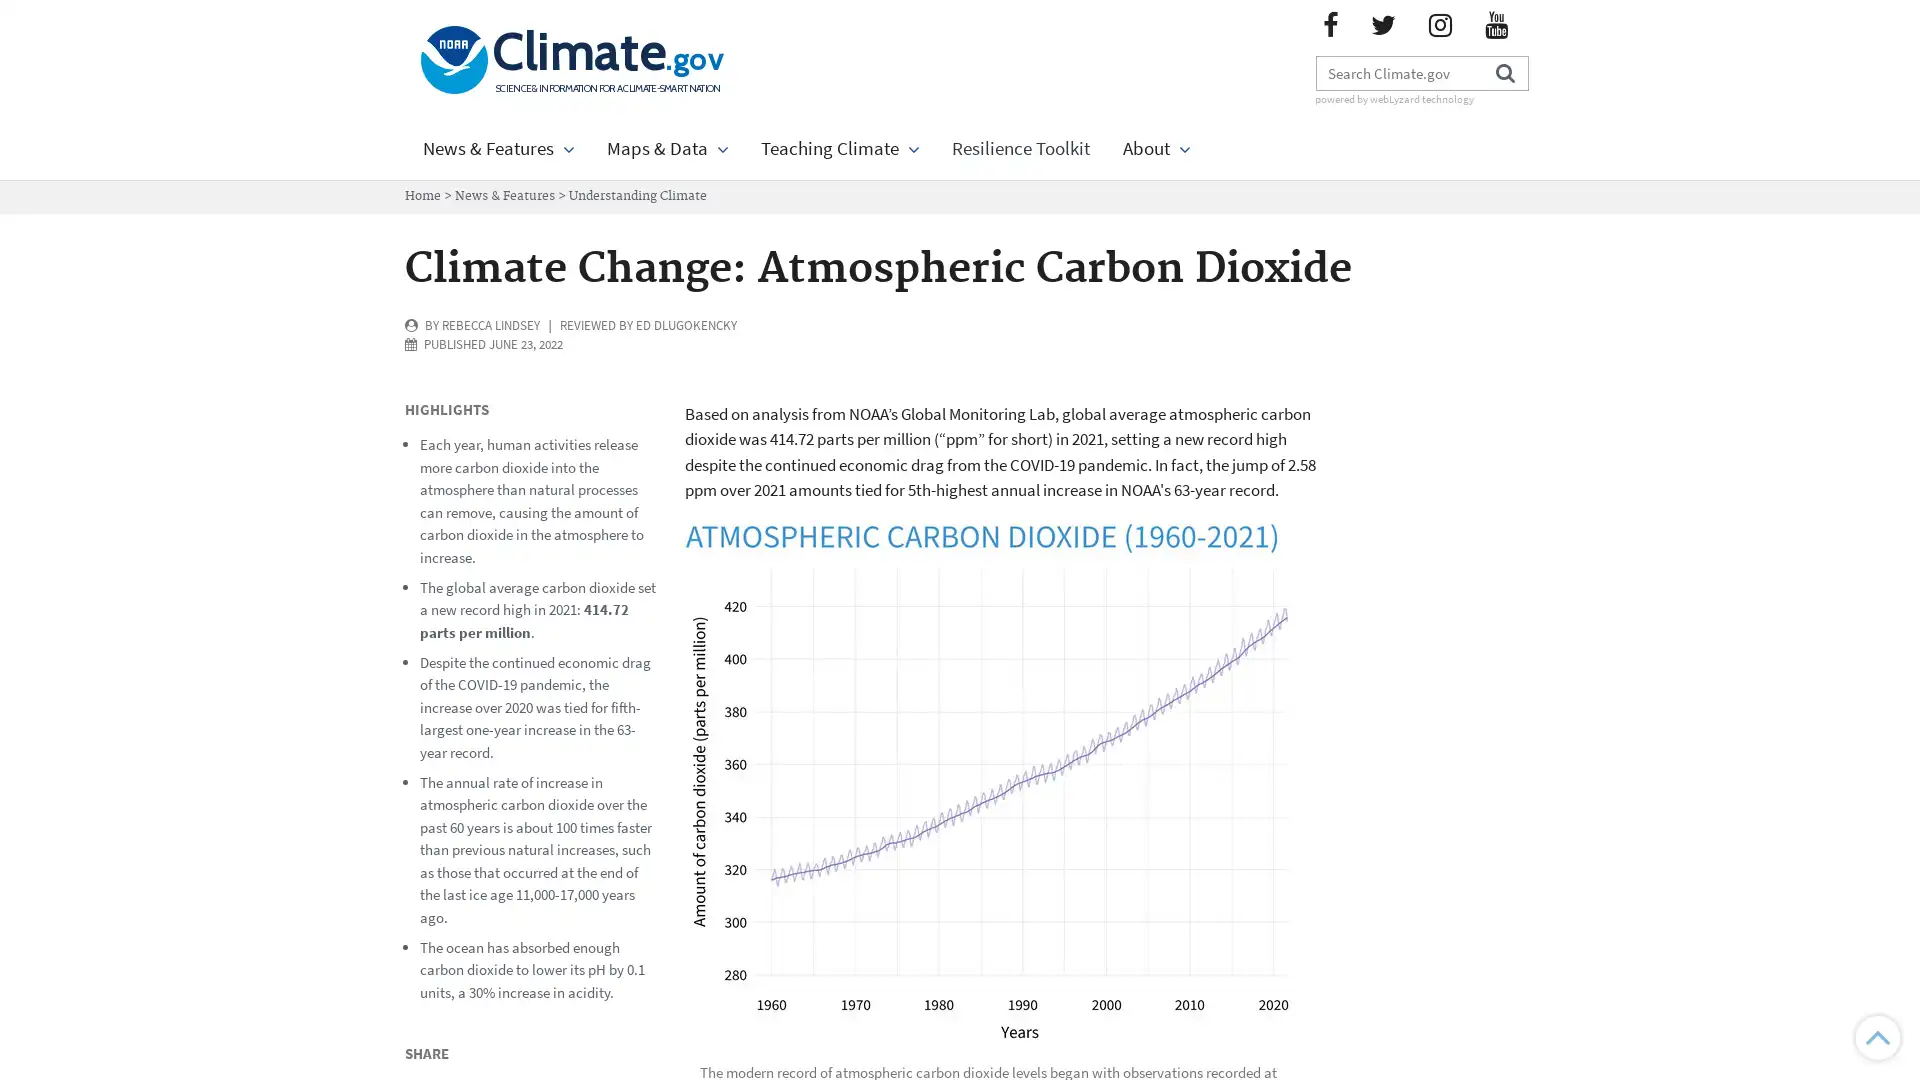 This screenshot has width=1920, height=1080. Describe the element at coordinates (667, 146) in the screenshot. I see `Maps & Data` at that location.